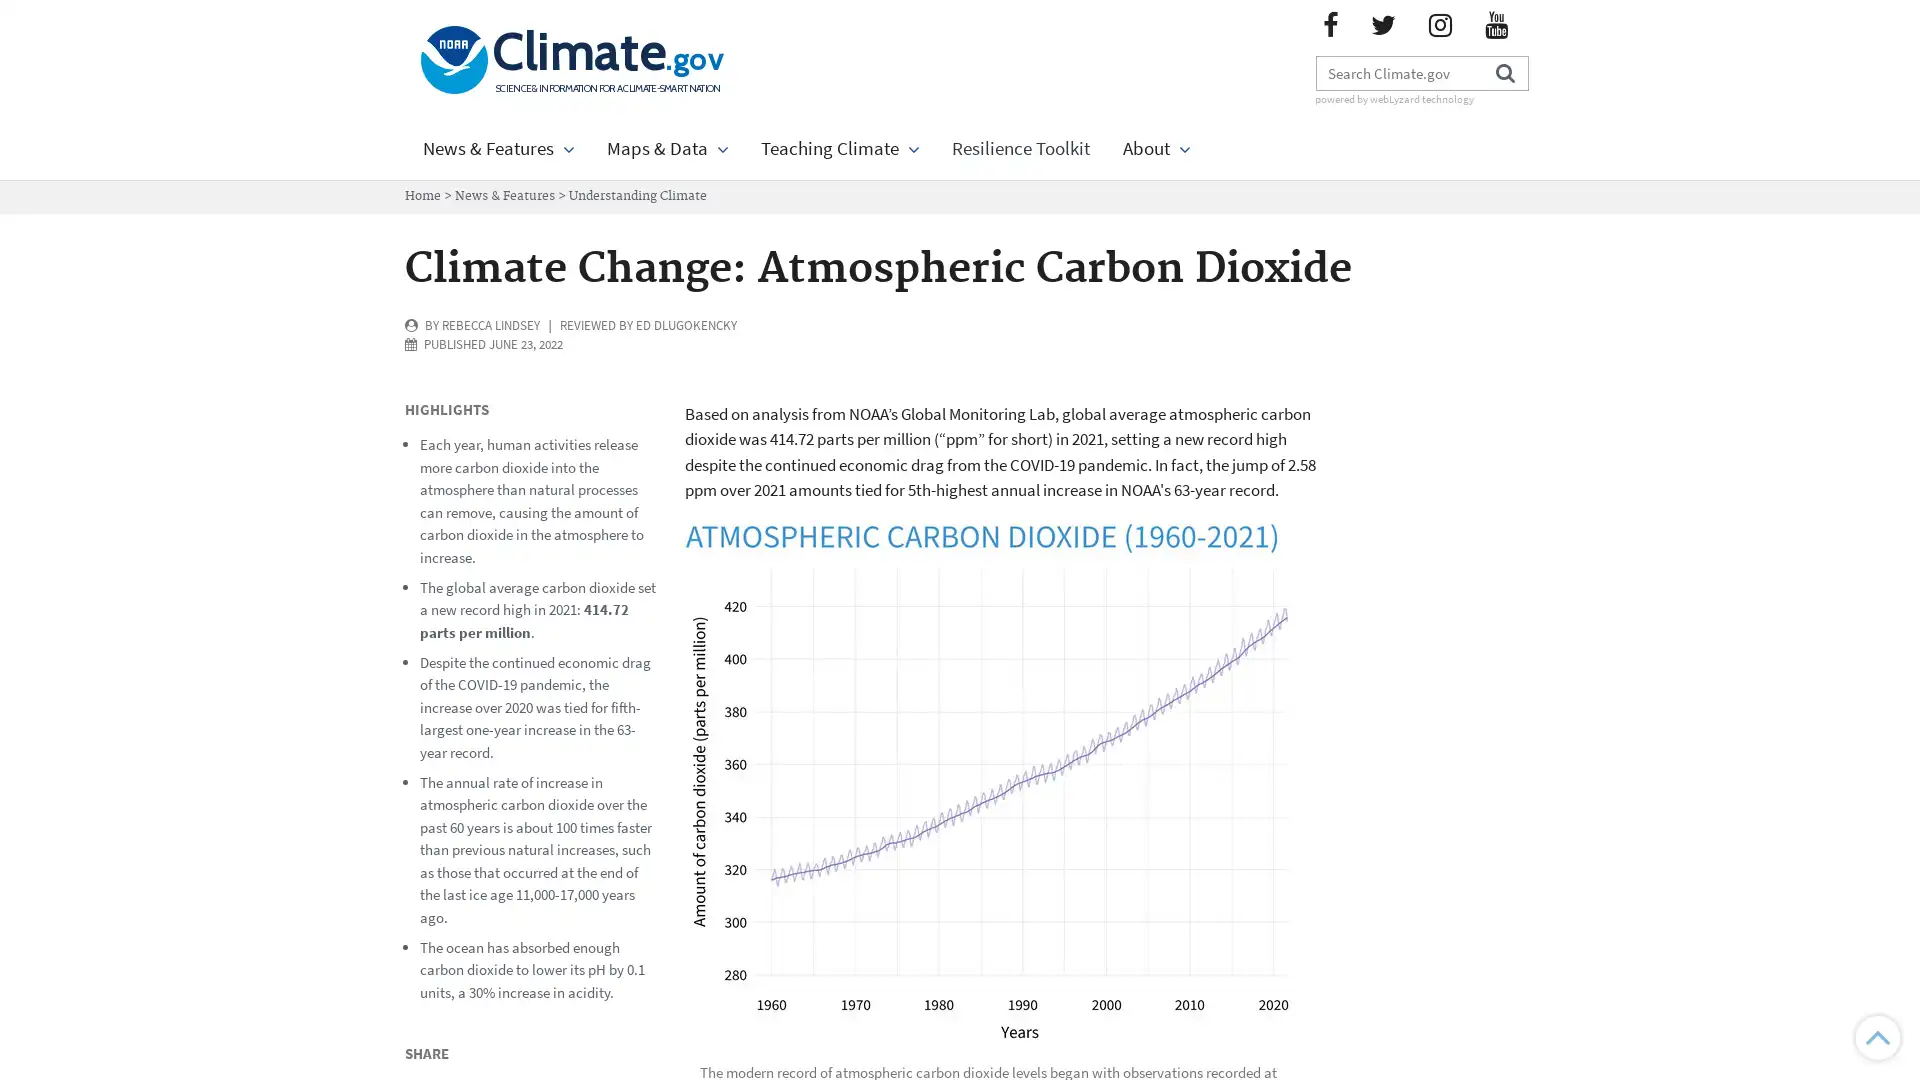 This screenshot has width=1920, height=1080. Describe the element at coordinates (667, 146) in the screenshot. I see `Maps & Data` at that location.